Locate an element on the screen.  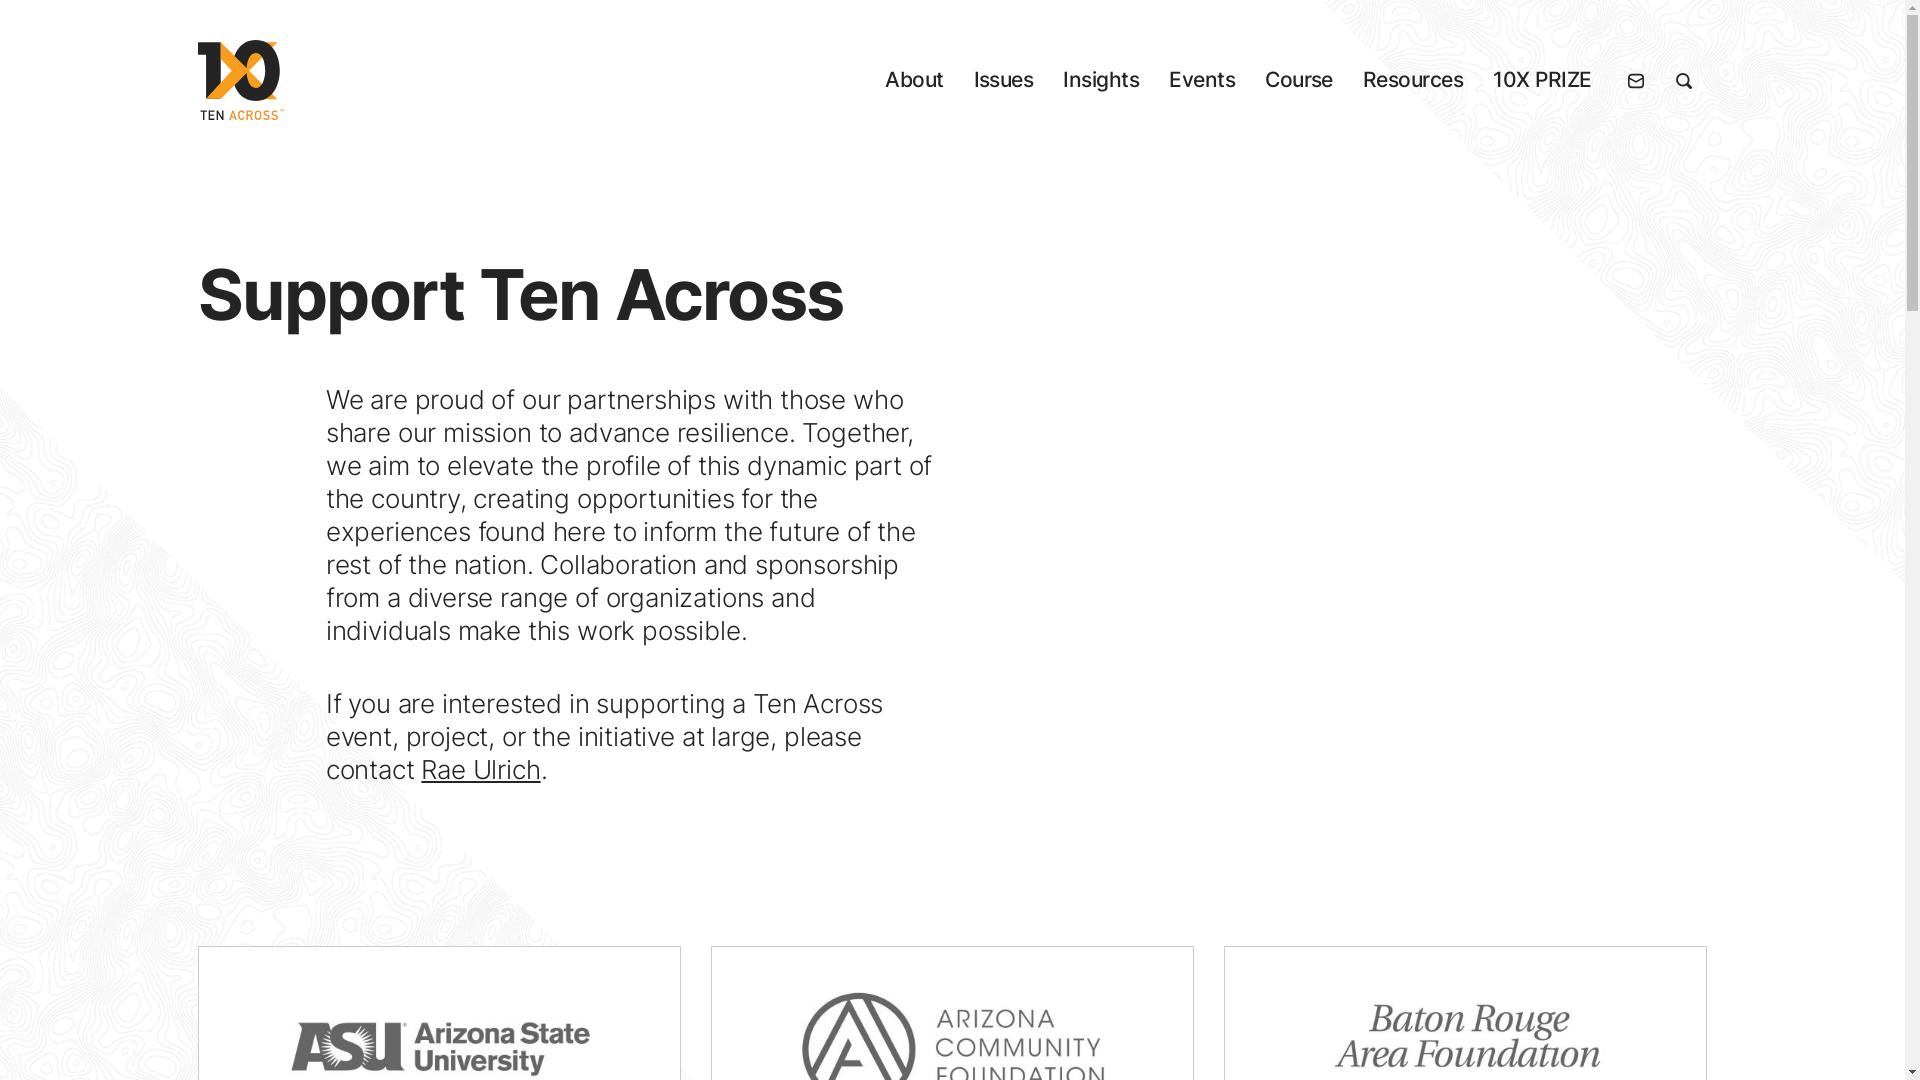
'Events' is located at coordinates (1200, 79).